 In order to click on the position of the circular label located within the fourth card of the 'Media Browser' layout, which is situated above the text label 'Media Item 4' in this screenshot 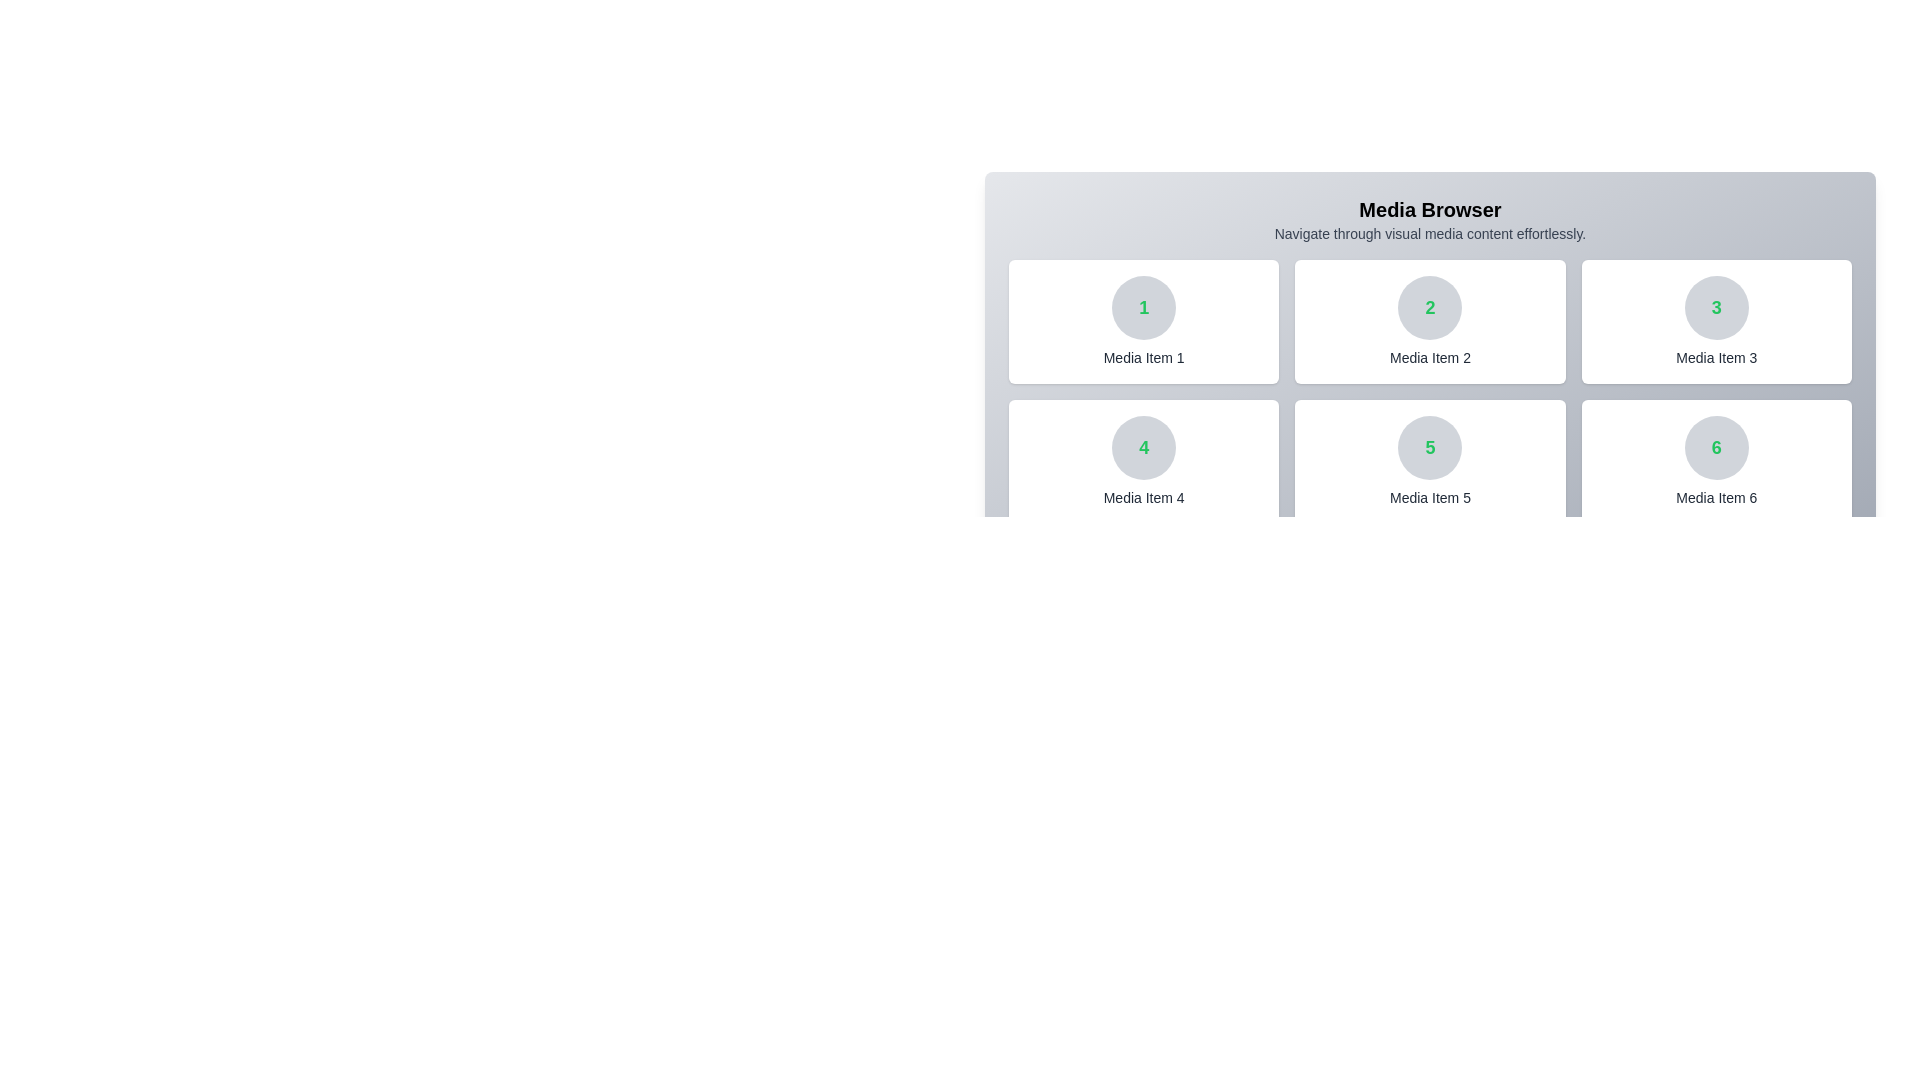, I will do `click(1144, 446)`.